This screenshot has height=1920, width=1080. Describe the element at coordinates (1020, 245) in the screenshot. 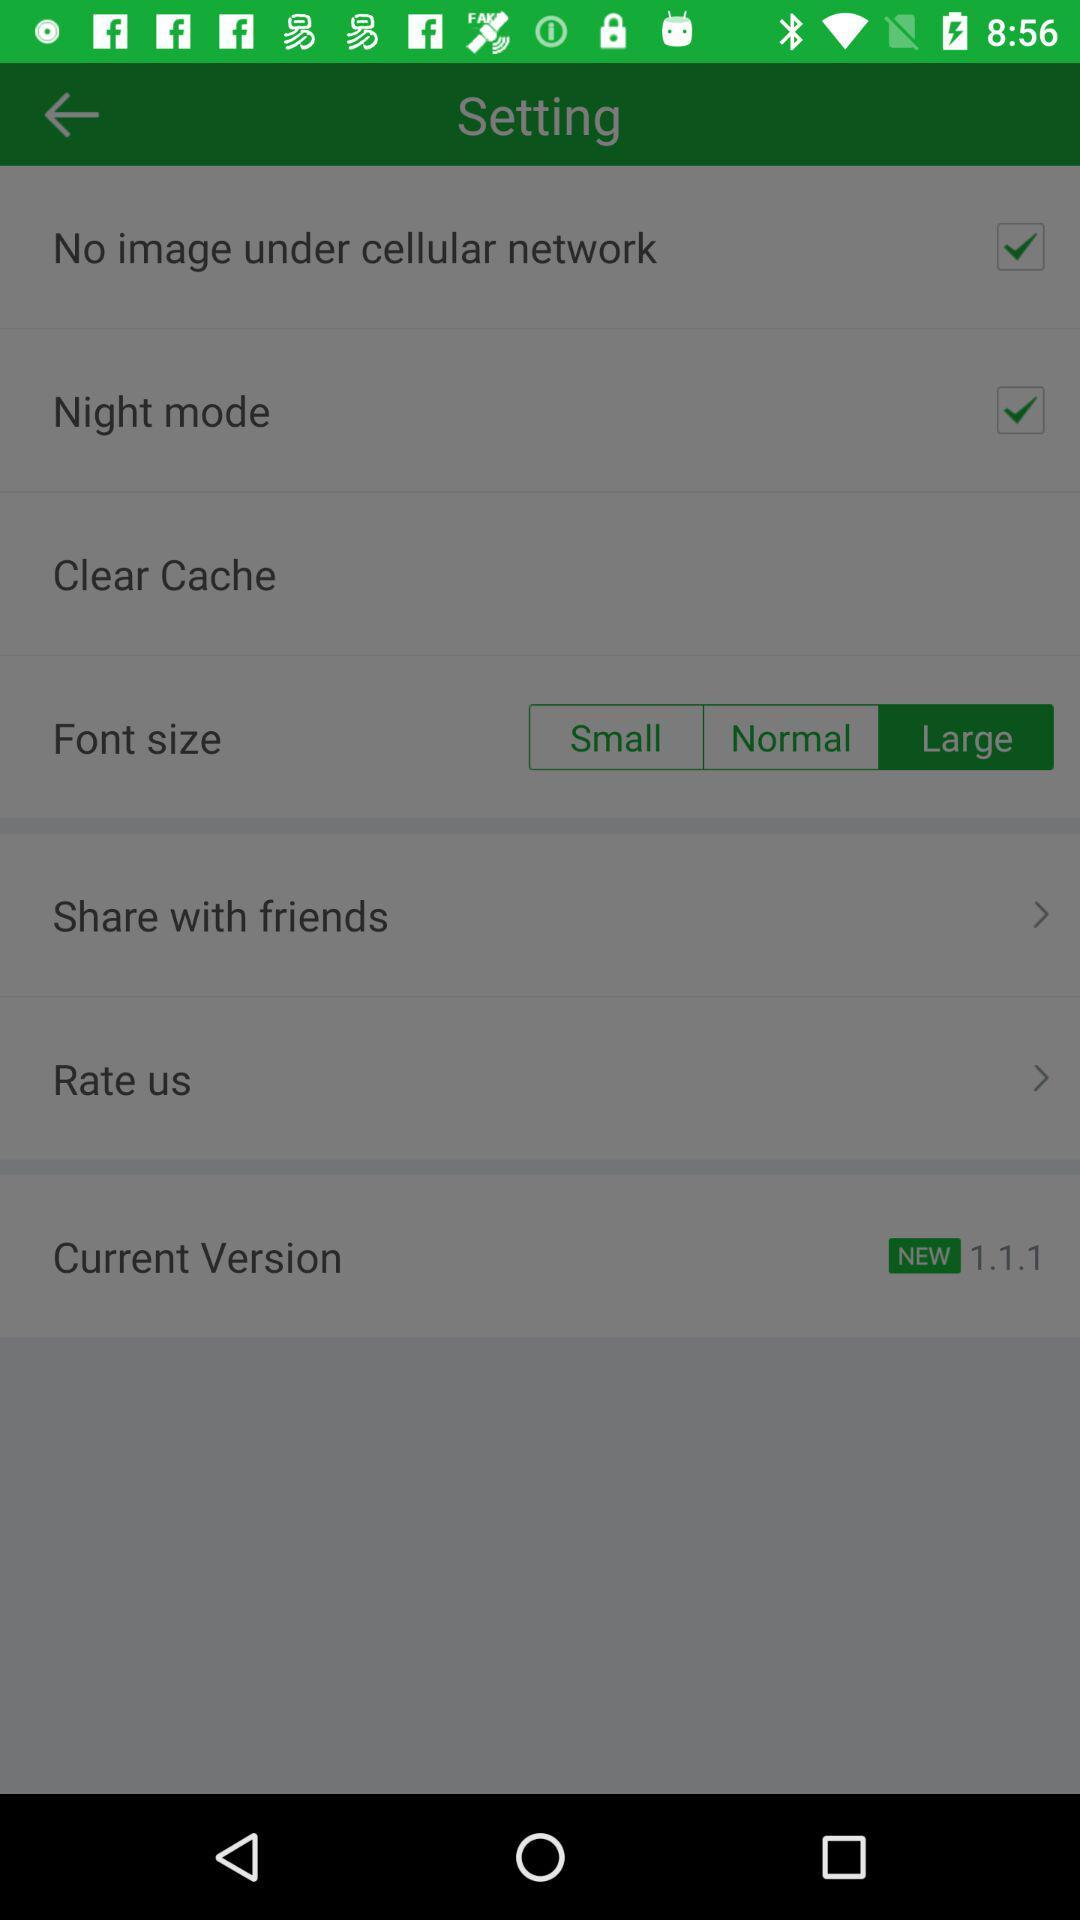

I see `the item to the right of the no image under` at that location.